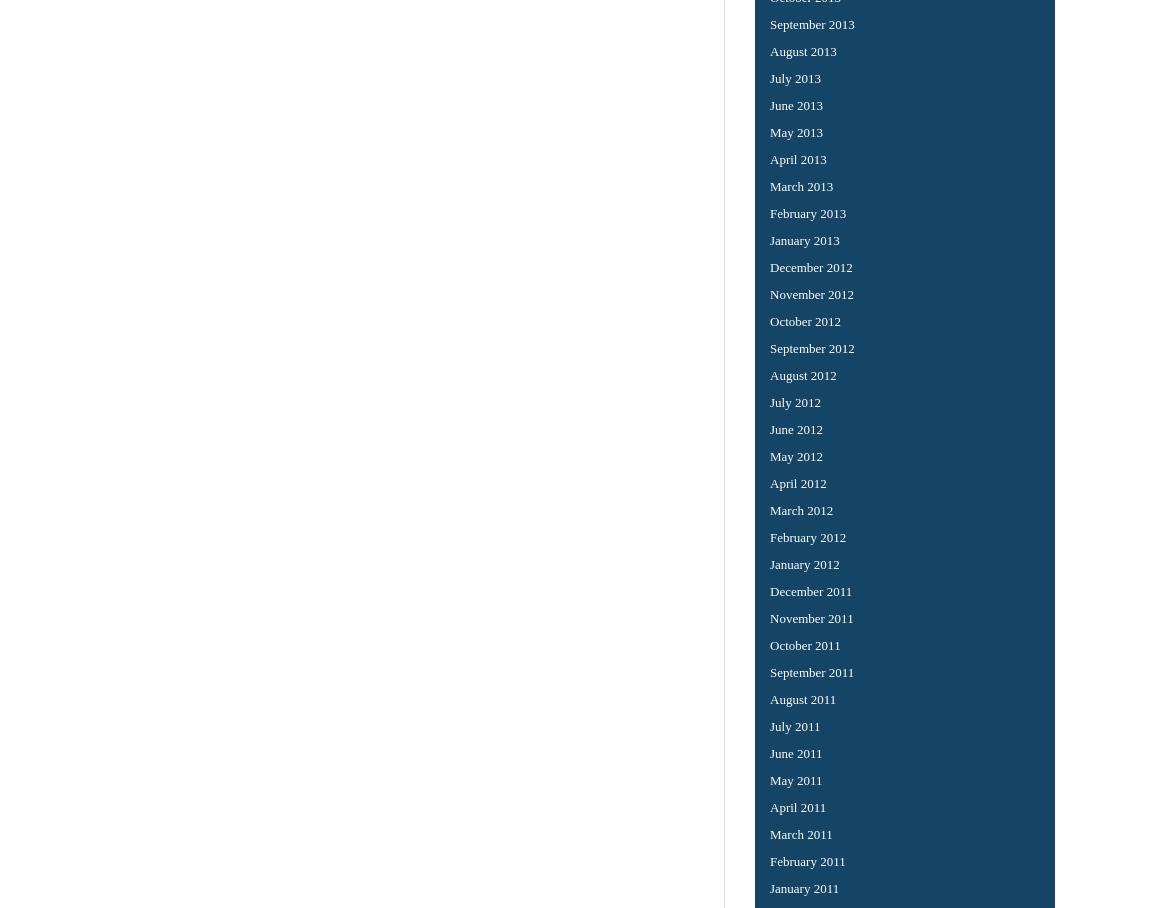 Image resolution: width=1150 pixels, height=908 pixels. I want to click on 'February 2013', so click(769, 212).